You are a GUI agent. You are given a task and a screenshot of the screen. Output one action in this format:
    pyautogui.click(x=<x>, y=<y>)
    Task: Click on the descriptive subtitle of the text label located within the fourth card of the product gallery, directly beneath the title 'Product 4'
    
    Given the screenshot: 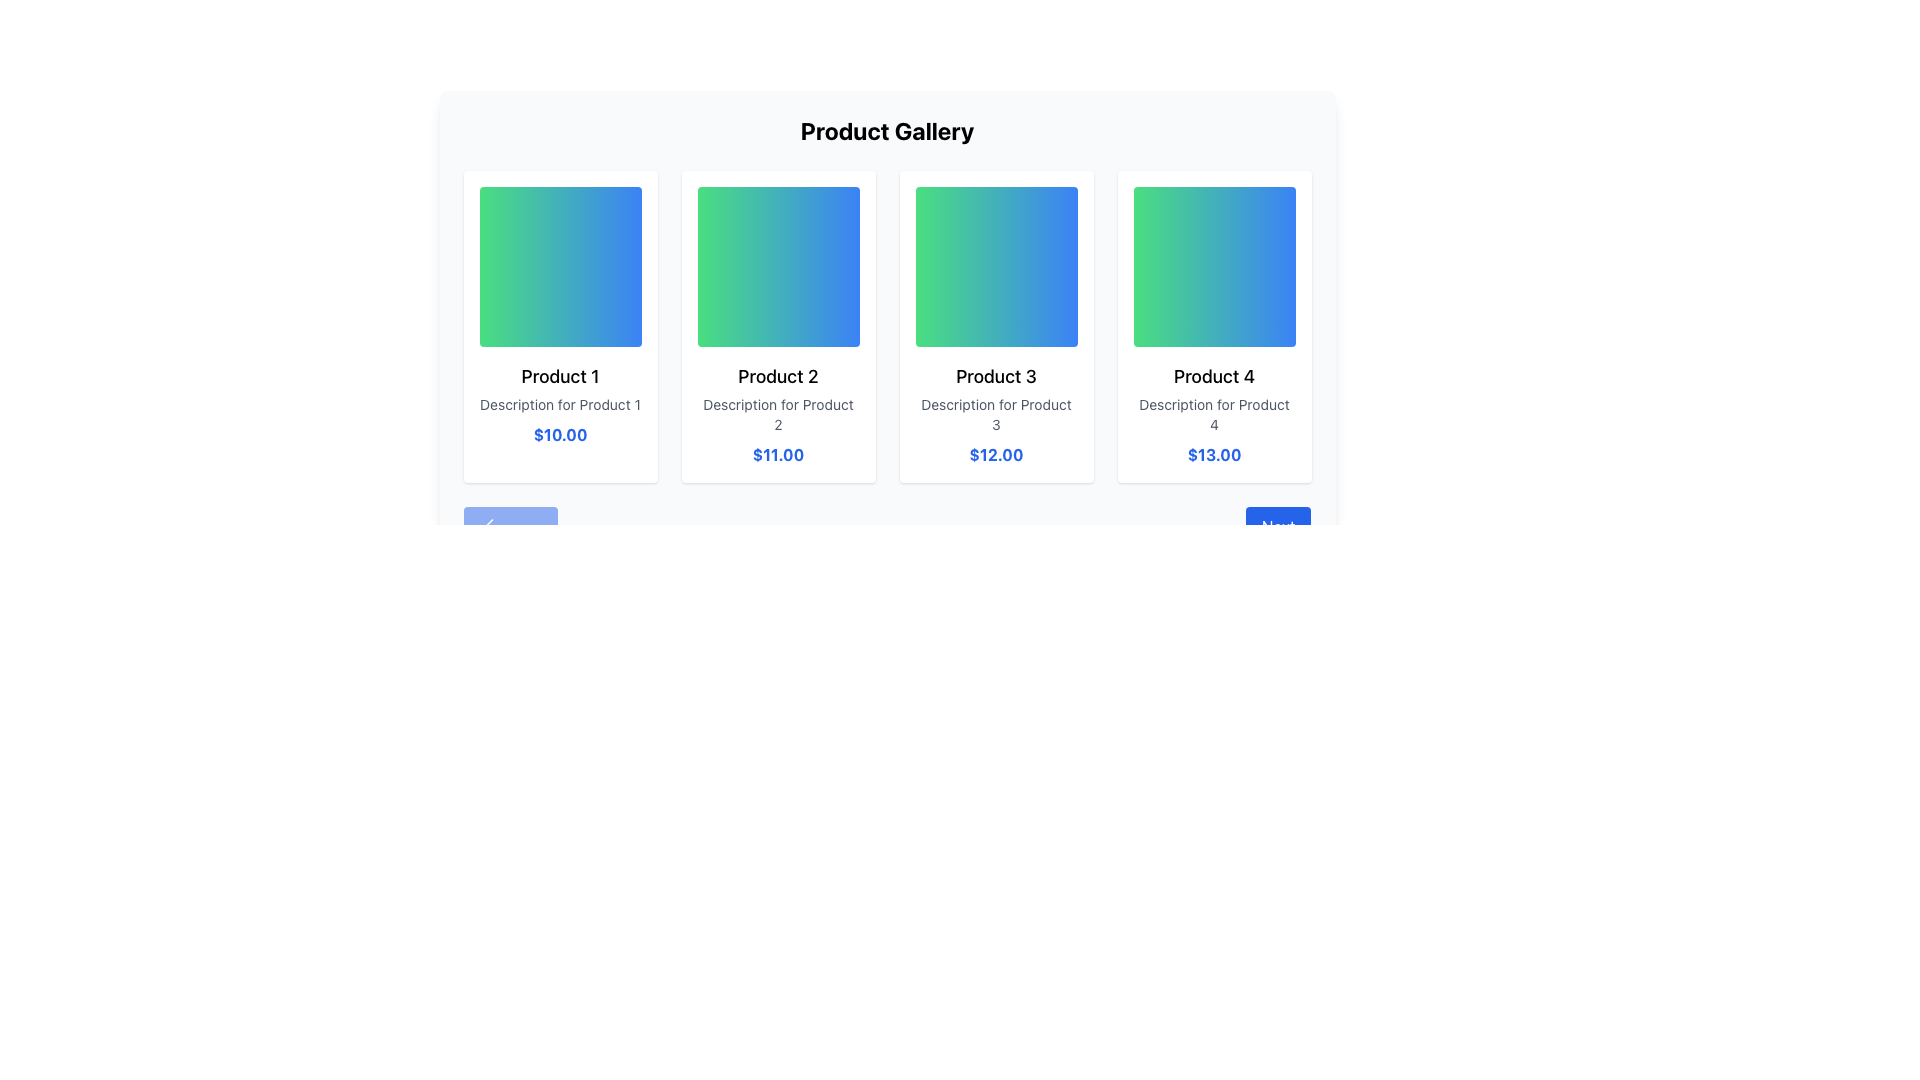 What is the action you would take?
    pyautogui.click(x=1213, y=414)
    